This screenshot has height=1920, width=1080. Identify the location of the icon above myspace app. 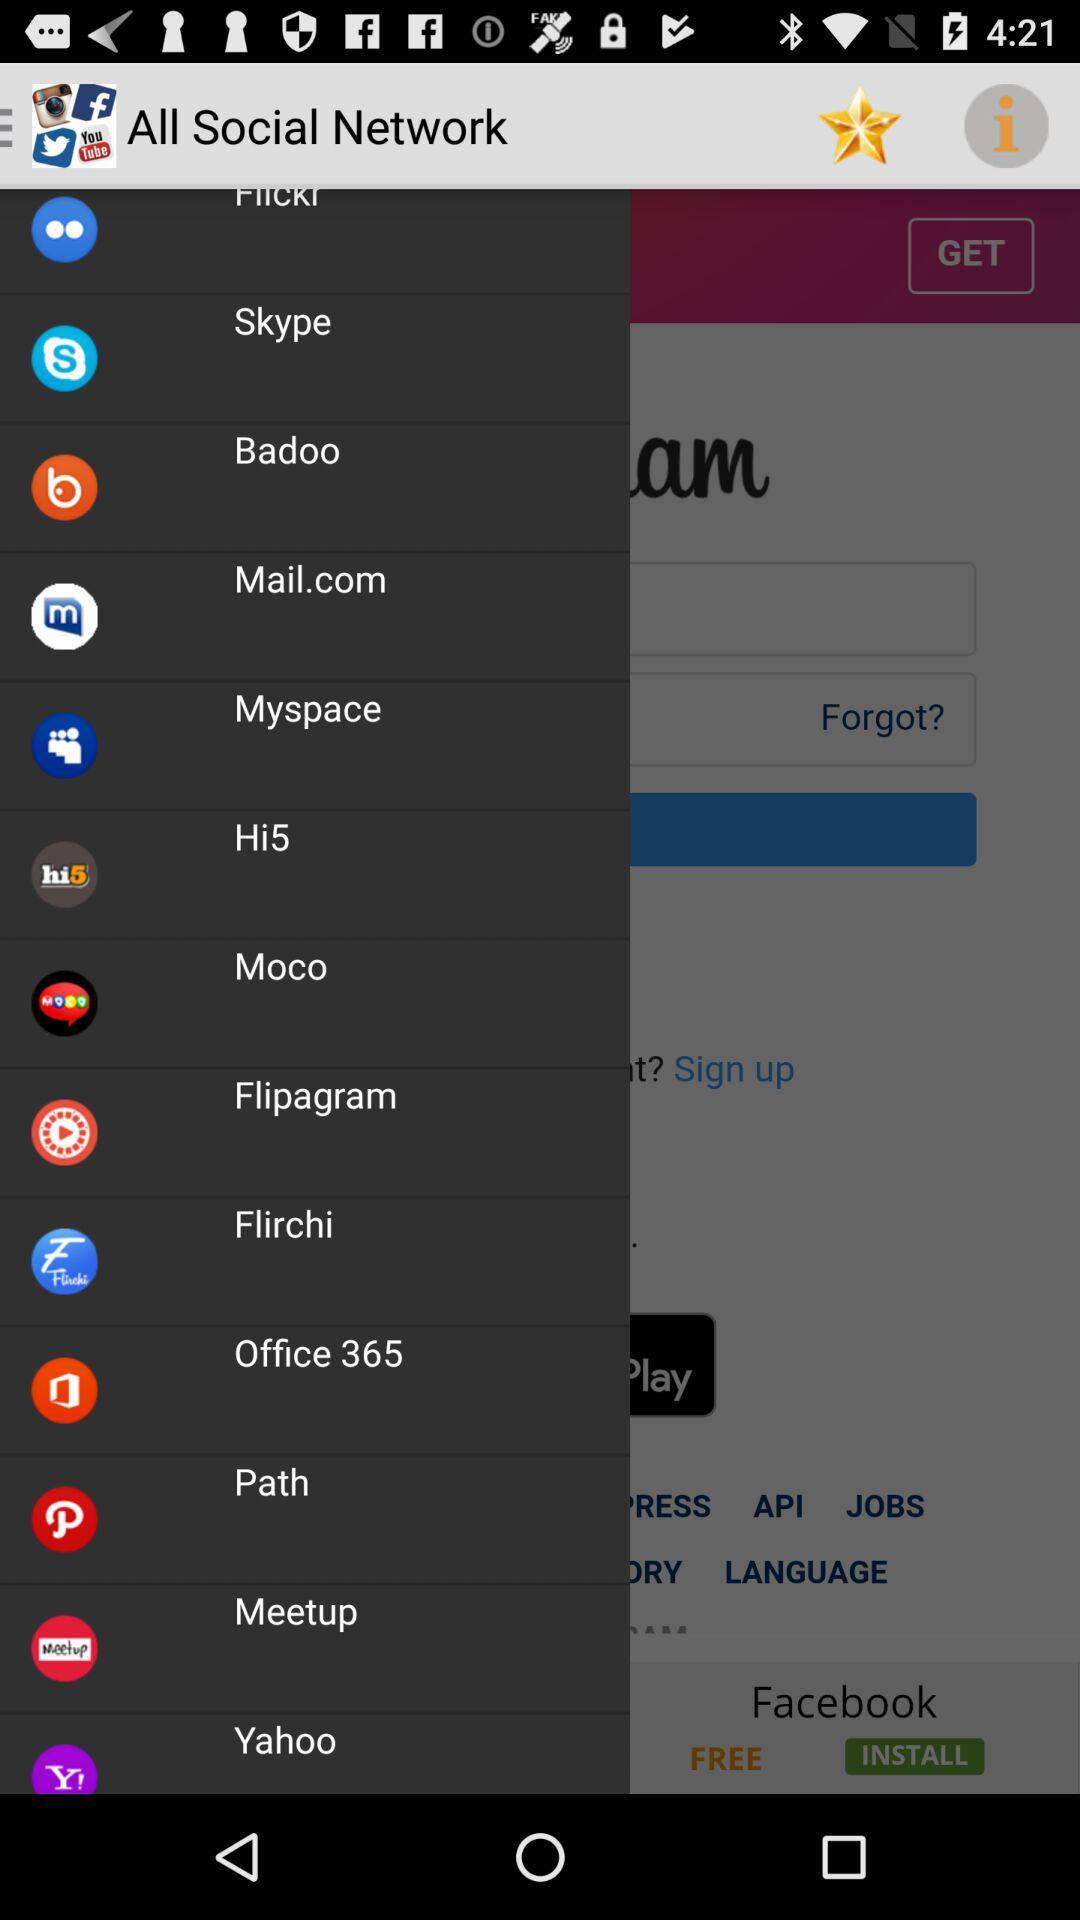
(310, 577).